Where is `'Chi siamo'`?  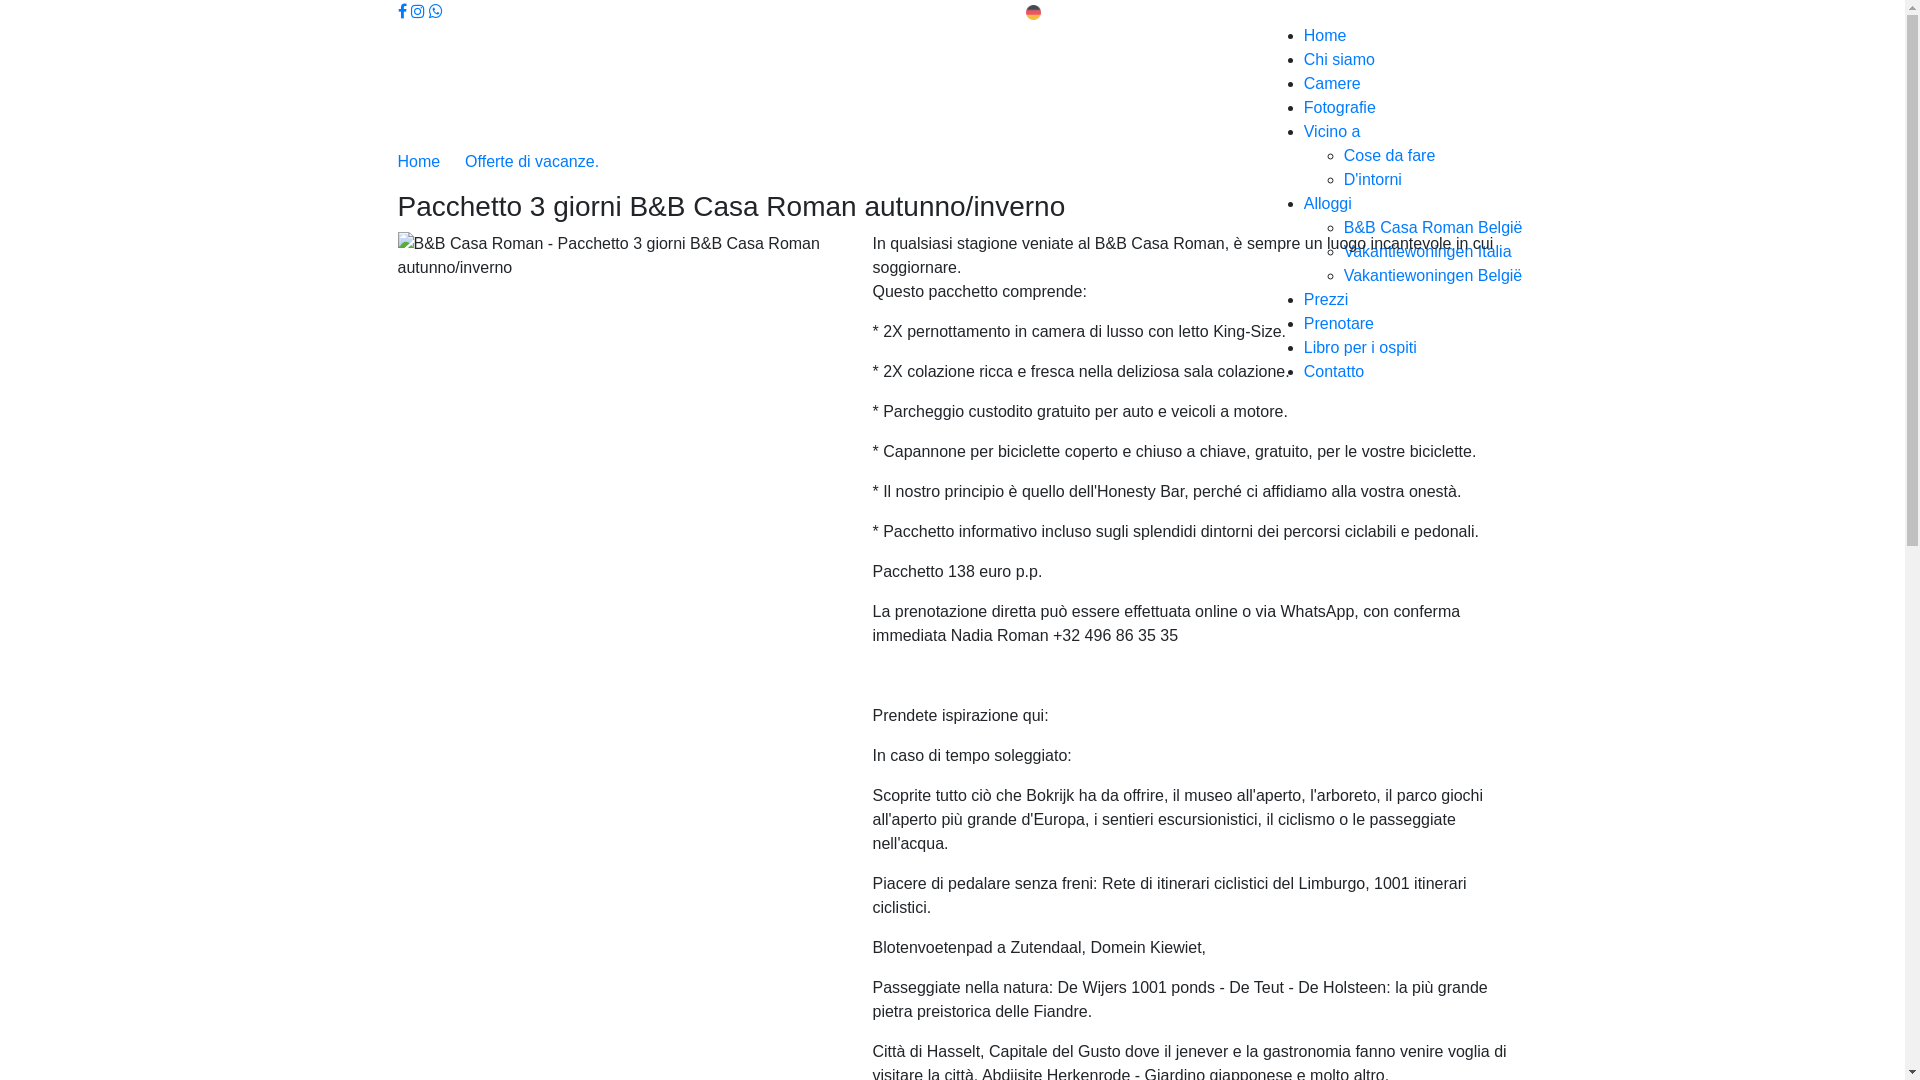 'Chi siamo' is located at coordinates (1339, 58).